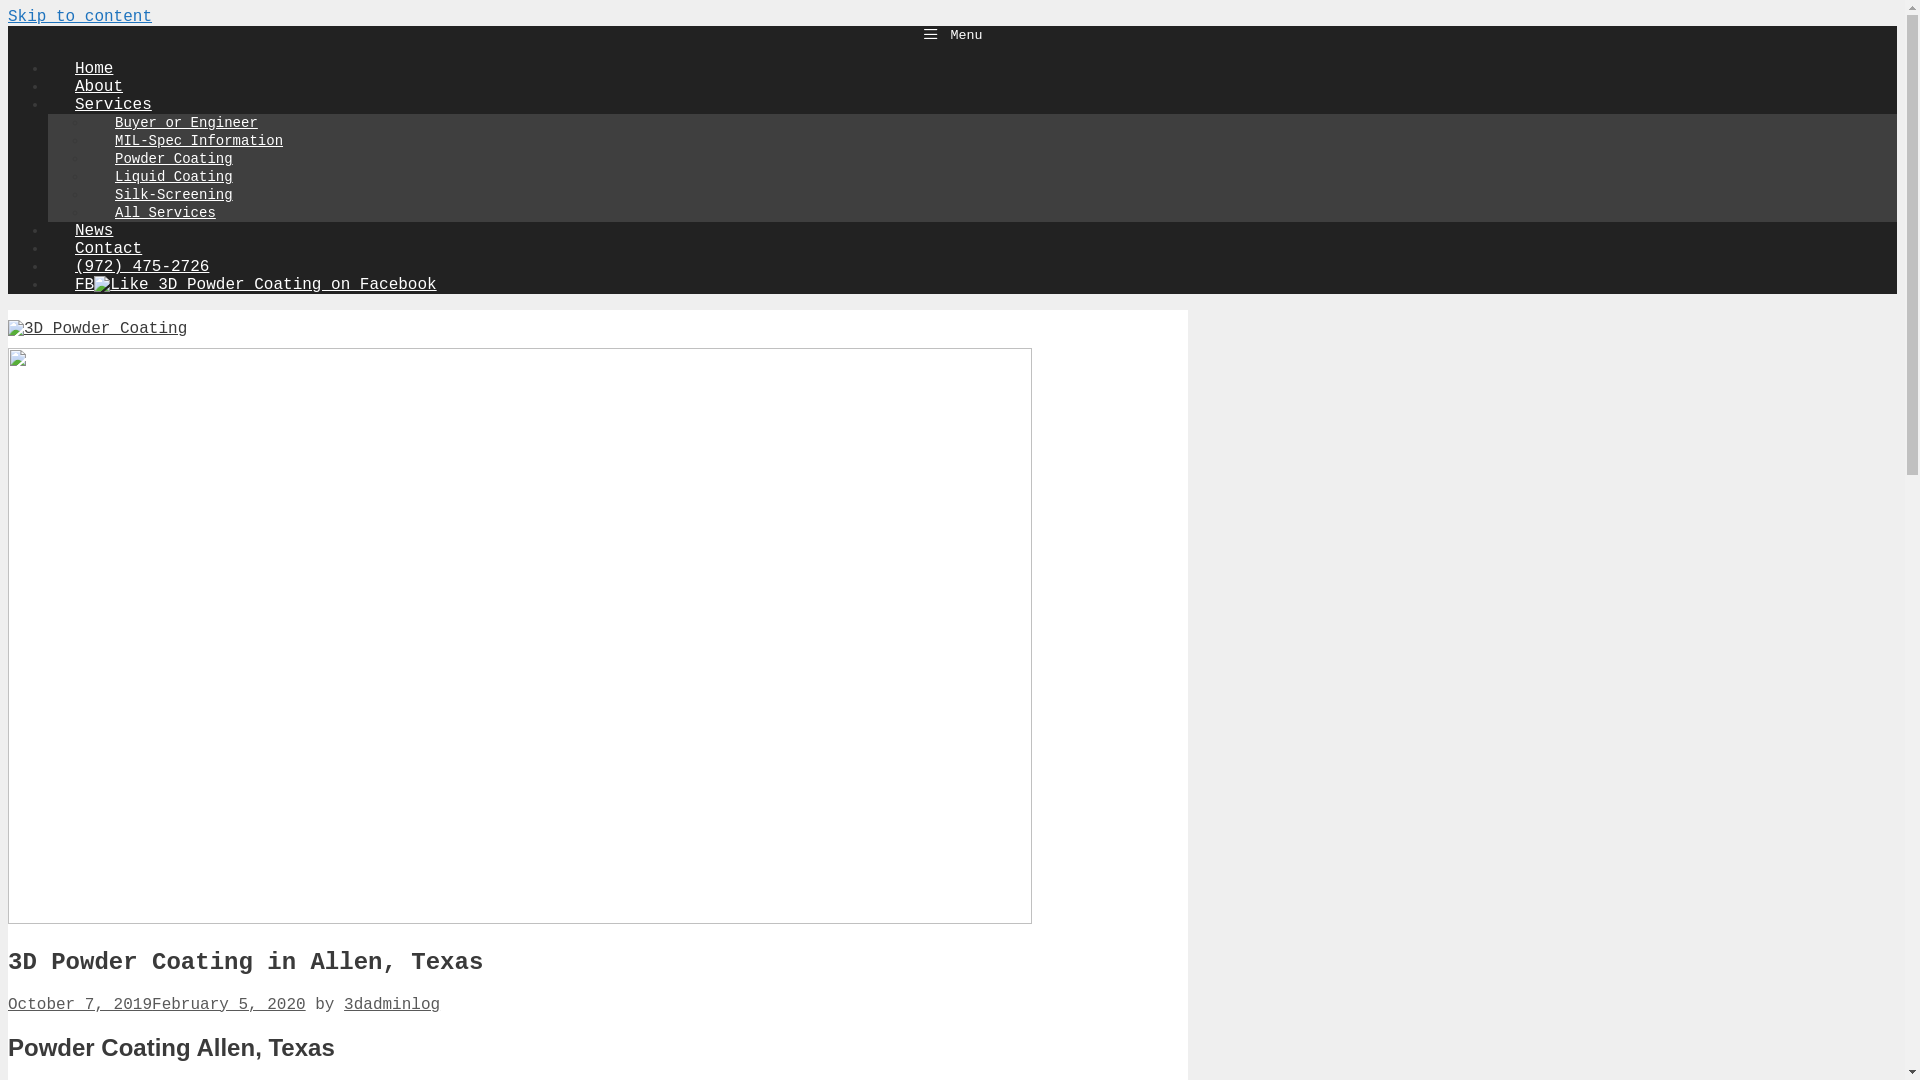  Describe the element at coordinates (186, 123) in the screenshot. I see `'Buyer or Engineer'` at that location.